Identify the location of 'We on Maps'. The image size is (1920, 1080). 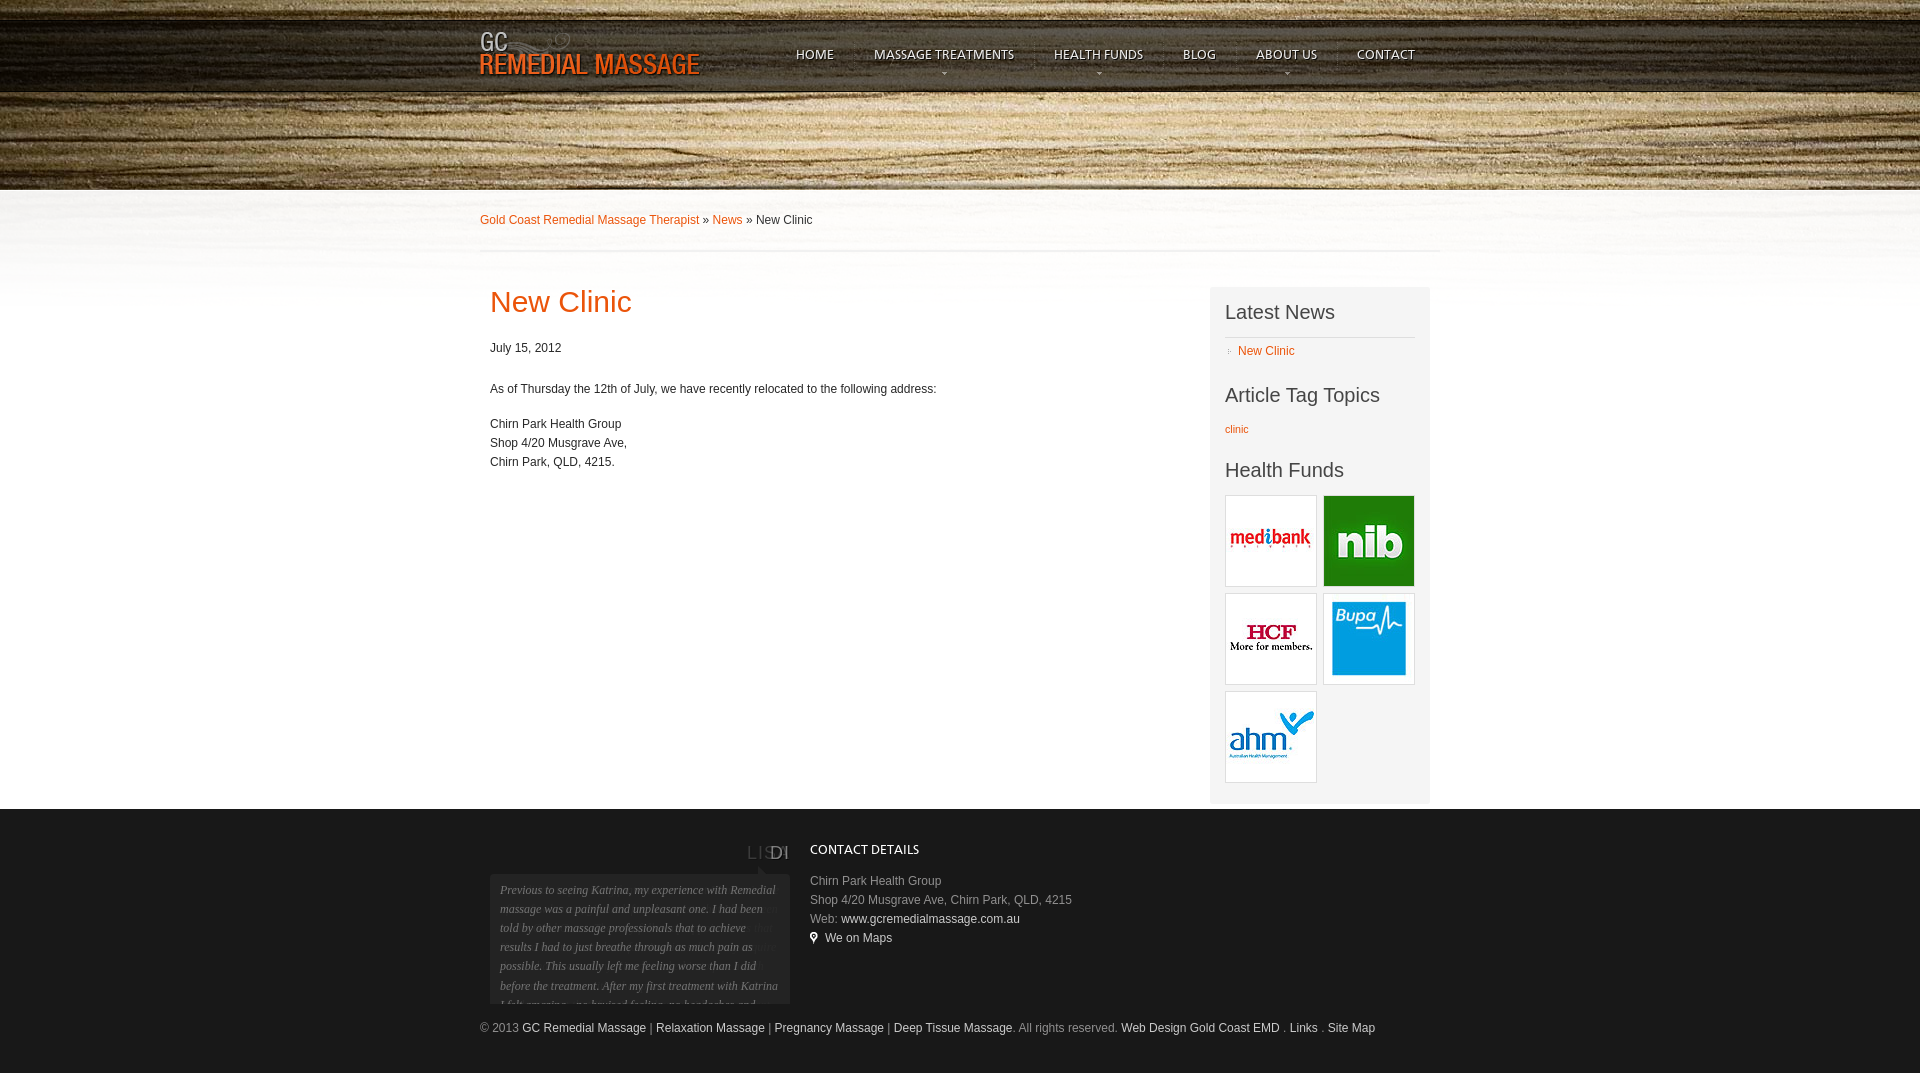
(850, 937).